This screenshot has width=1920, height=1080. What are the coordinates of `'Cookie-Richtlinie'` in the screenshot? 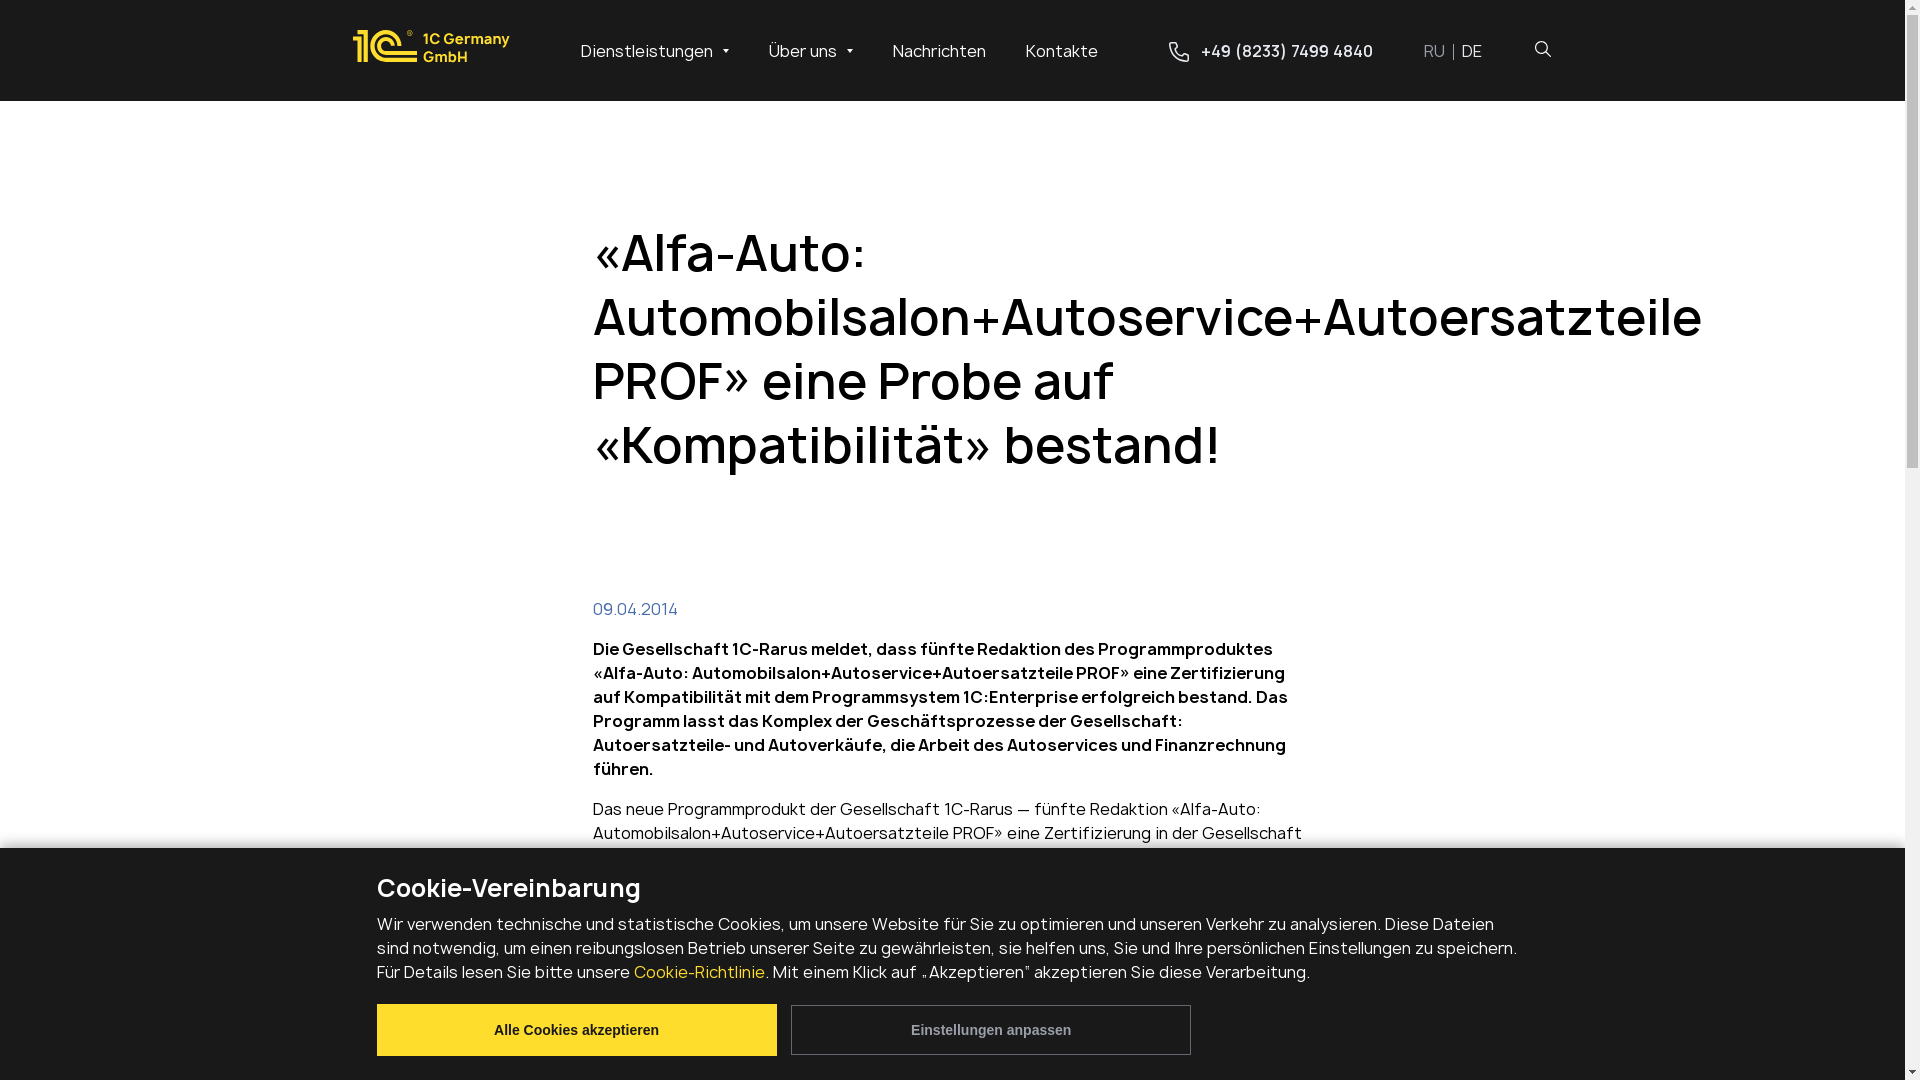 It's located at (699, 971).